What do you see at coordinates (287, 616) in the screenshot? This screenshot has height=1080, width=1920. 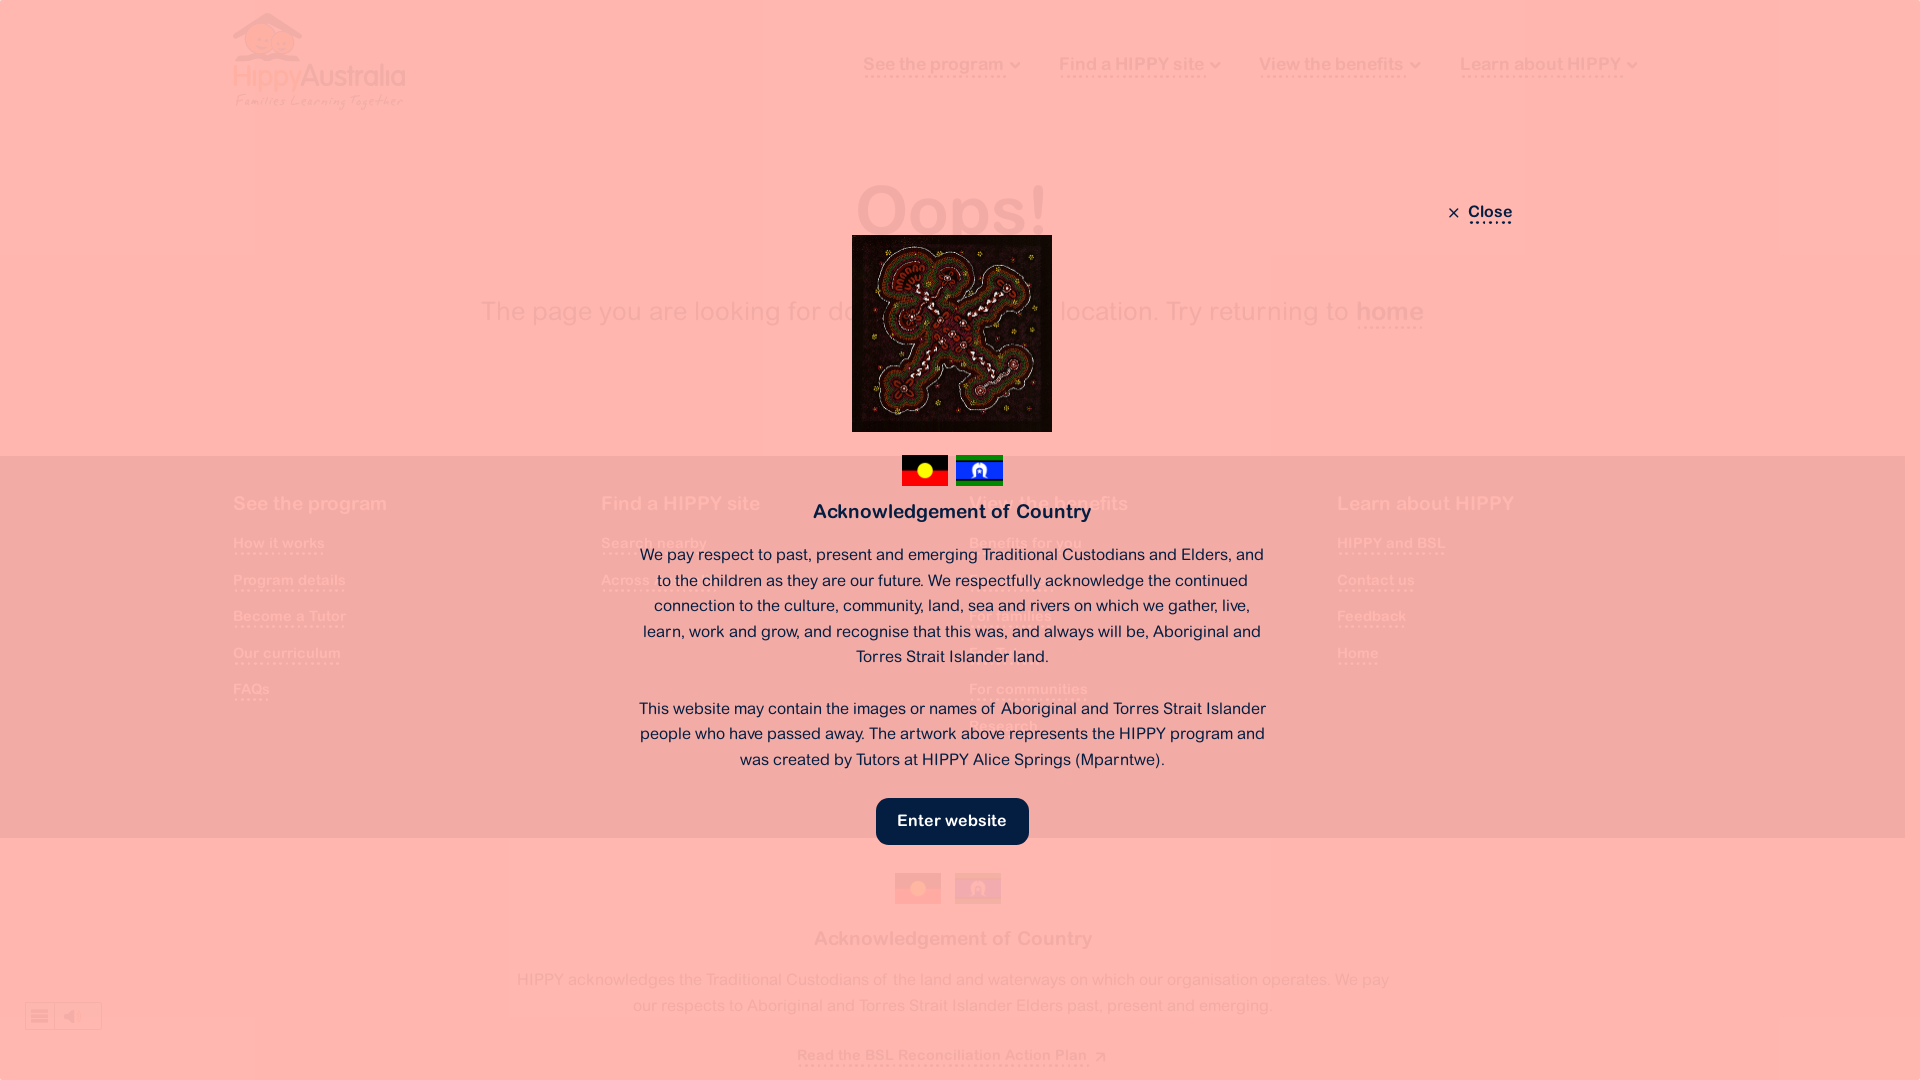 I see `'Become a Tutor'` at bounding box center [287, 616].